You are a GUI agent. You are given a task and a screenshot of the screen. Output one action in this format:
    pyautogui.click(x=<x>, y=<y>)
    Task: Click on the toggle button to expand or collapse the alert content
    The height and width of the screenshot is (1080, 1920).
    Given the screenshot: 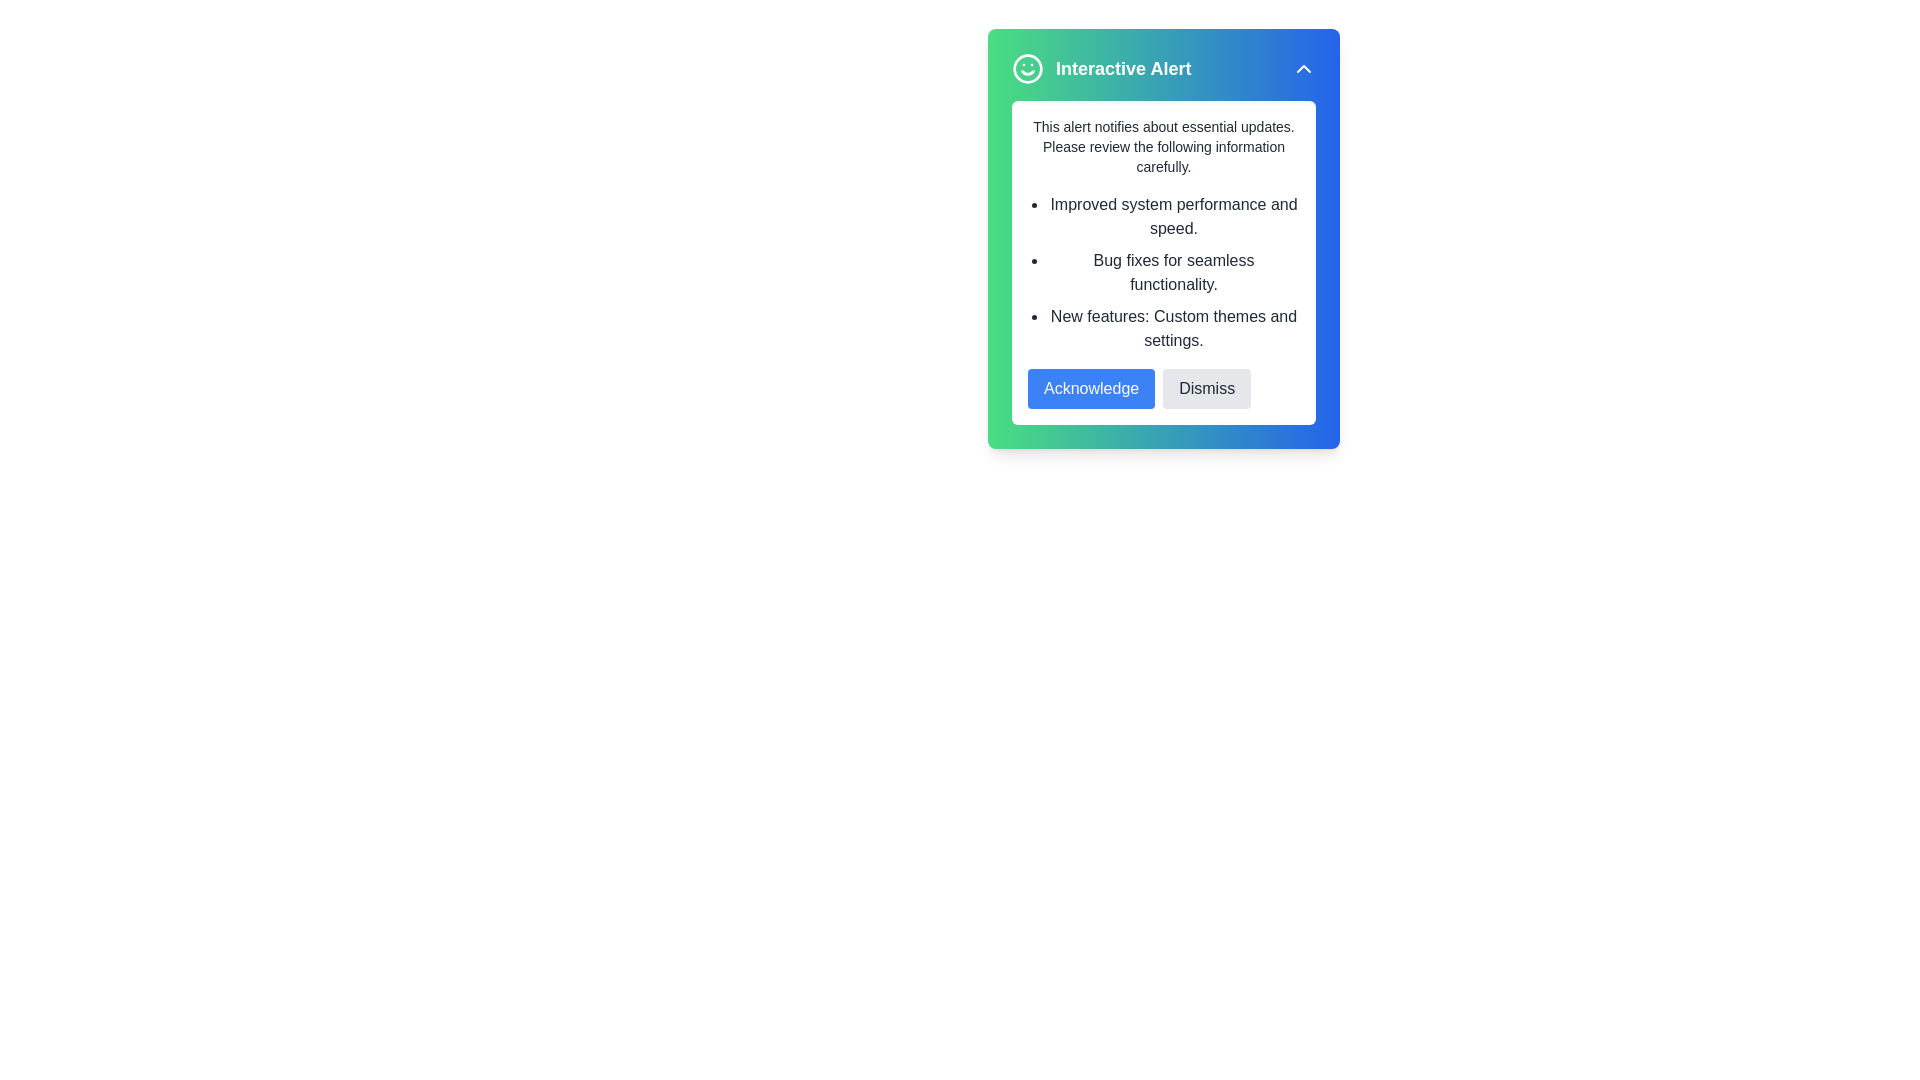 What is the action you would take?
    pyautogui.click(x=1304, y=68)
    